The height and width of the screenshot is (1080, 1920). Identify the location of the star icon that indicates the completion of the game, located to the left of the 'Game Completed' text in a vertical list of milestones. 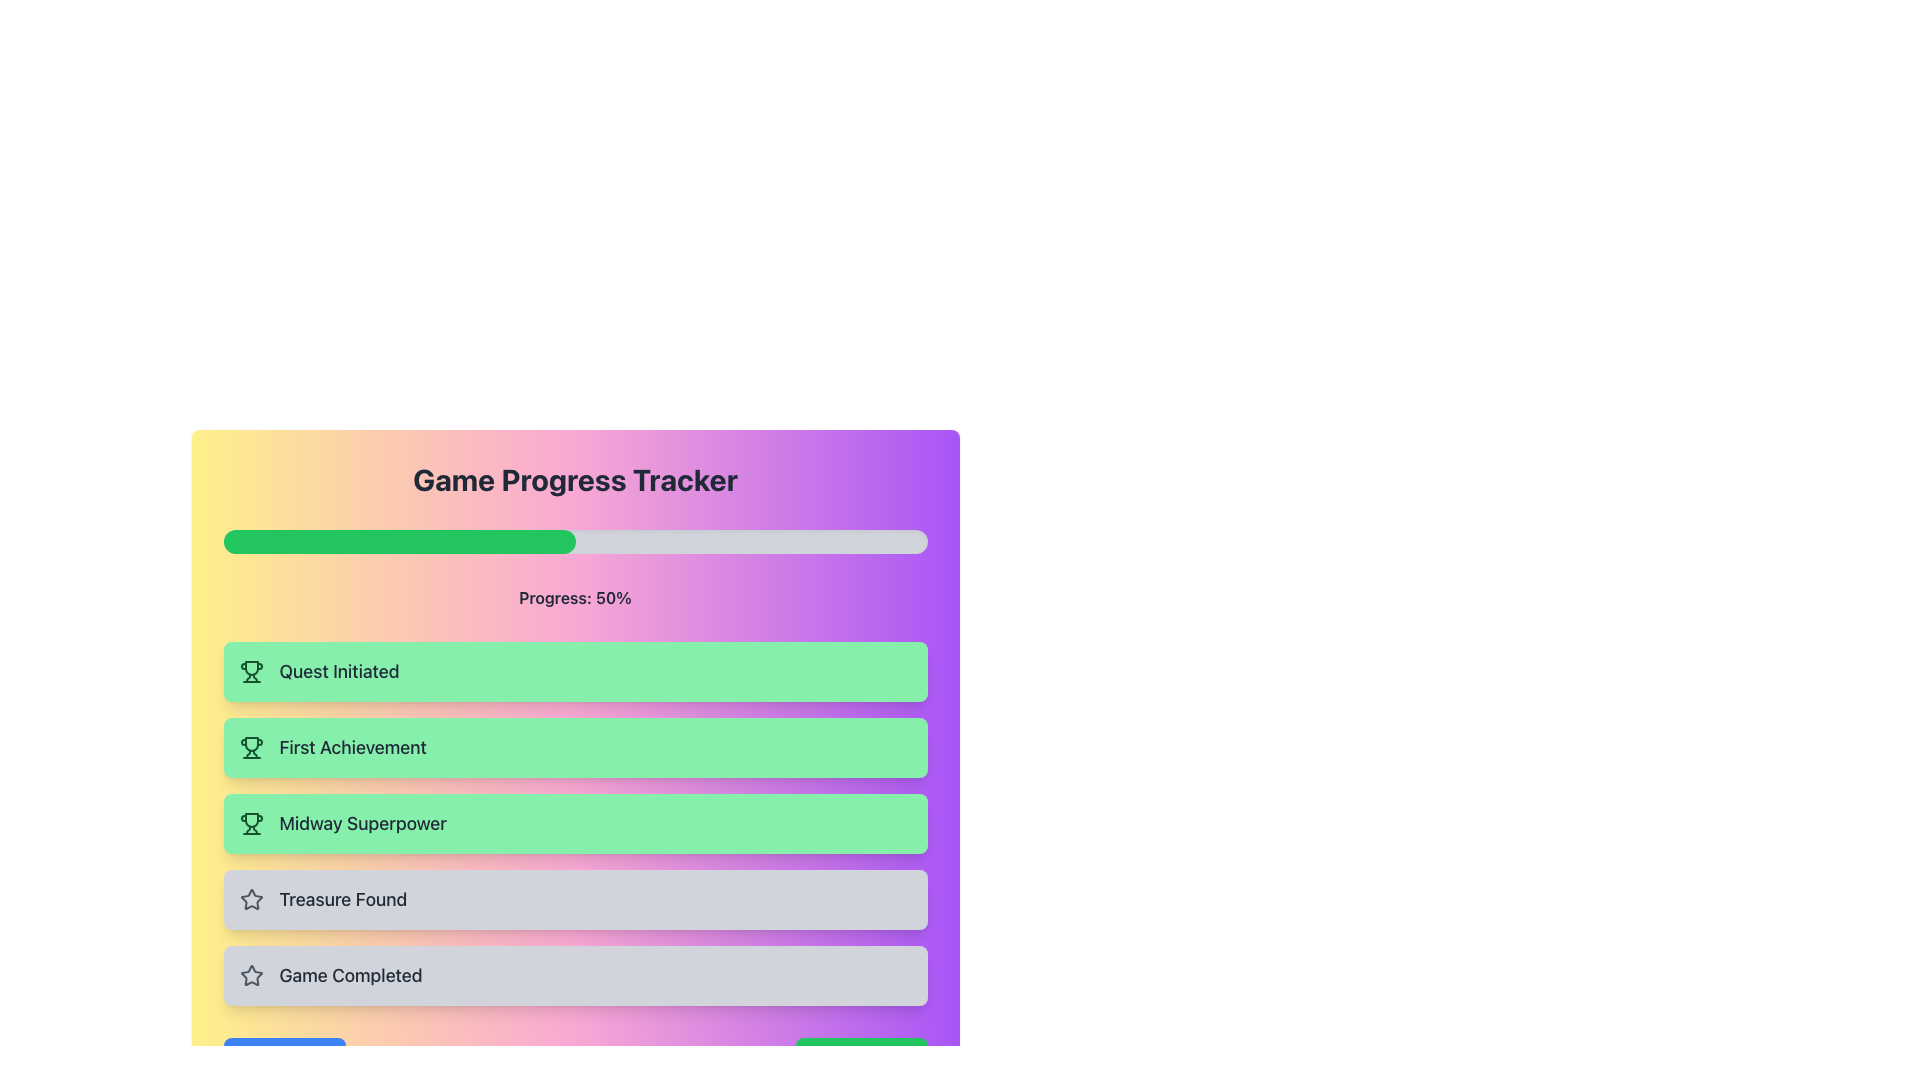
(250, 974).